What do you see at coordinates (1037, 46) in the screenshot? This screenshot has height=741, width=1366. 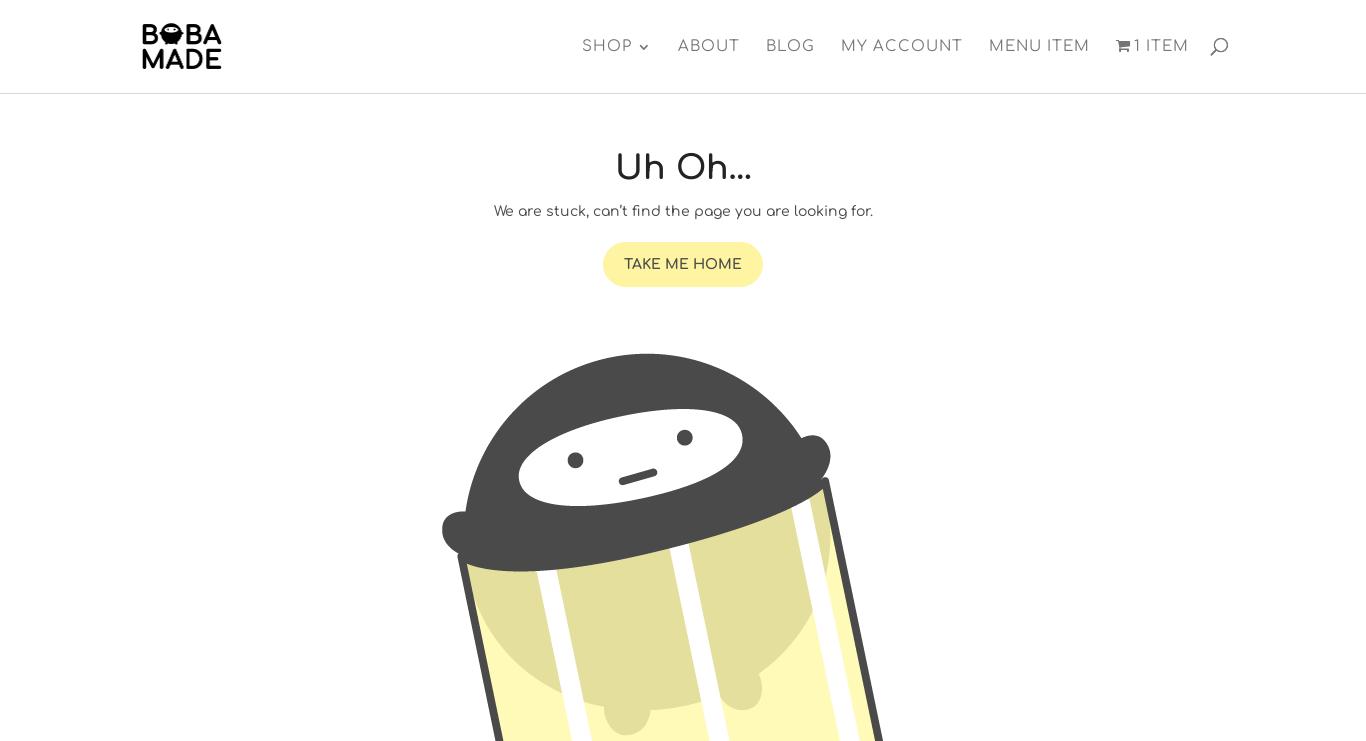 I see `'Menu Item'` at bounding box center [1037, 46].